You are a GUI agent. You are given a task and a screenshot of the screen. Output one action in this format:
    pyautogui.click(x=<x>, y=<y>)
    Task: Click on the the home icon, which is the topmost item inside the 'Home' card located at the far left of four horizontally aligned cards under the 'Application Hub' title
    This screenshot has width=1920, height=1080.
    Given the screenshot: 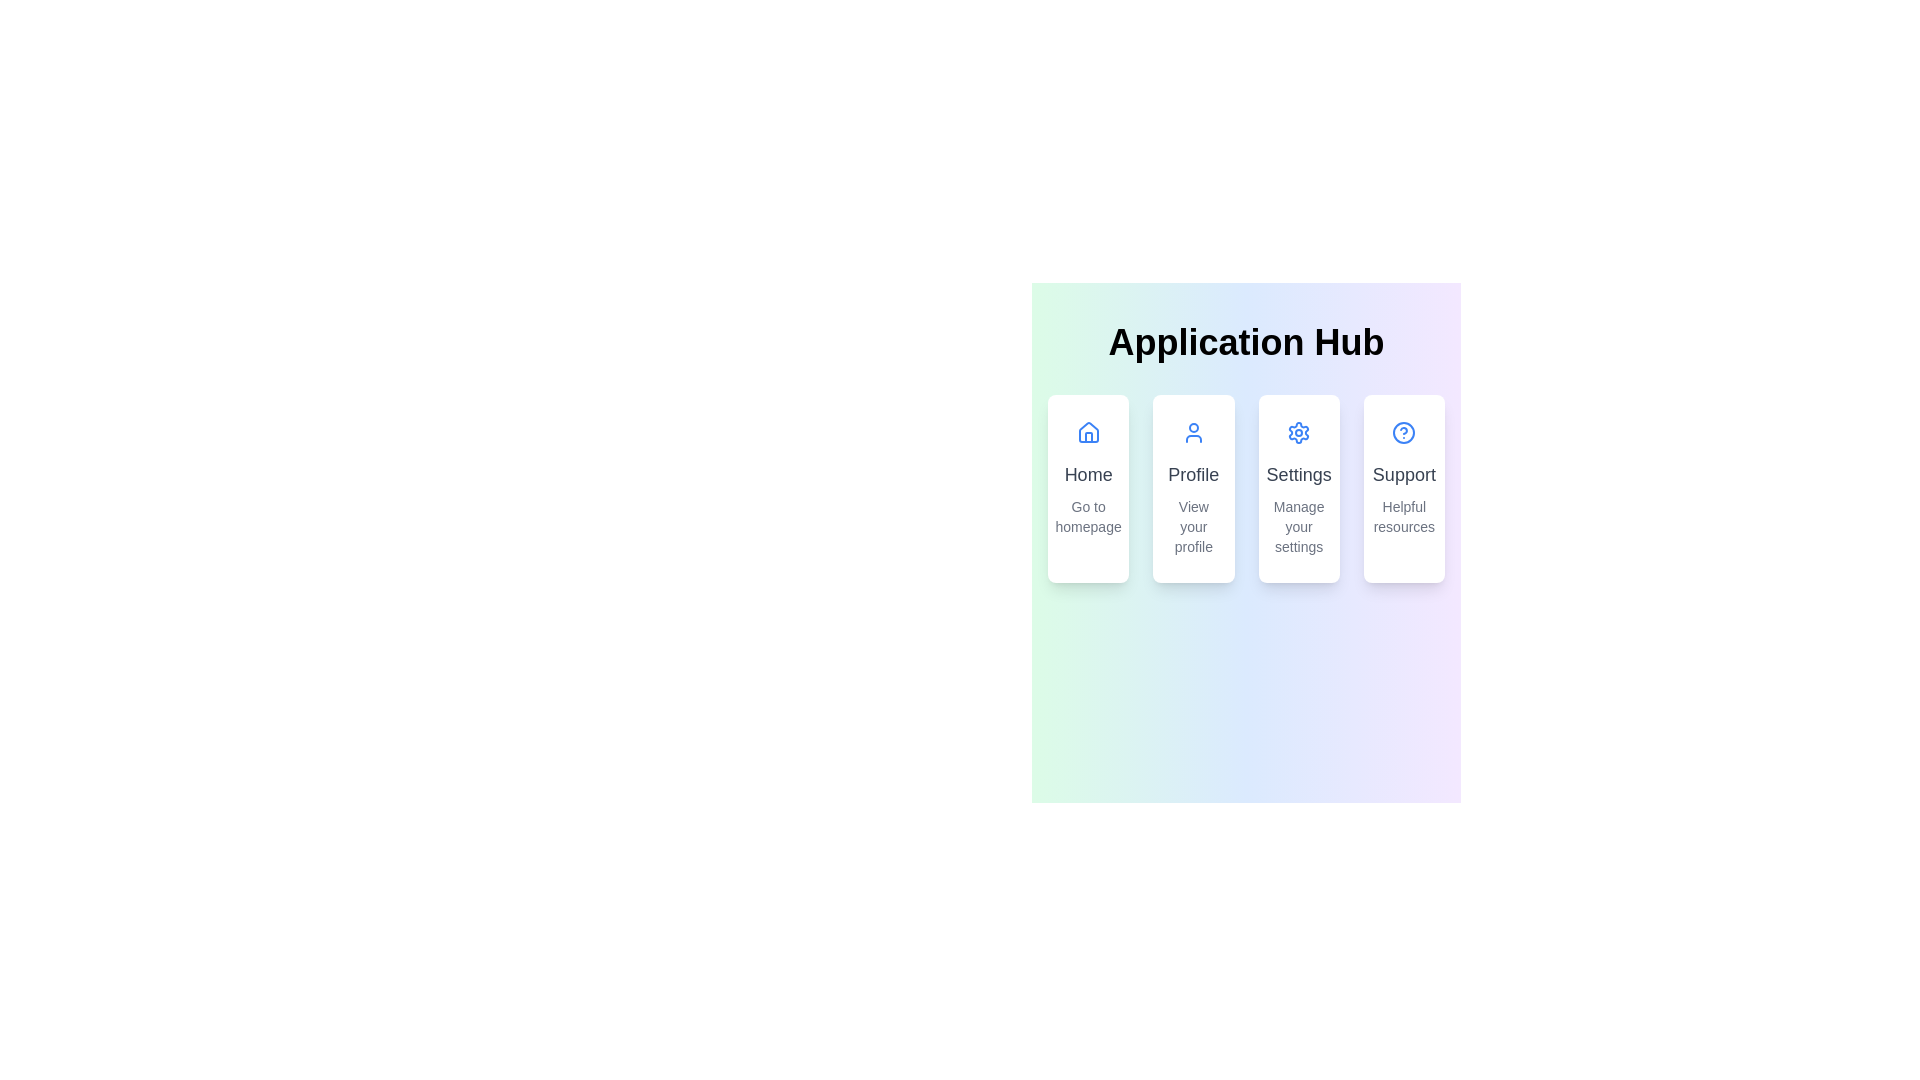 What is the action you would take?
    pyautogui.click(x=1087, y=431)
    